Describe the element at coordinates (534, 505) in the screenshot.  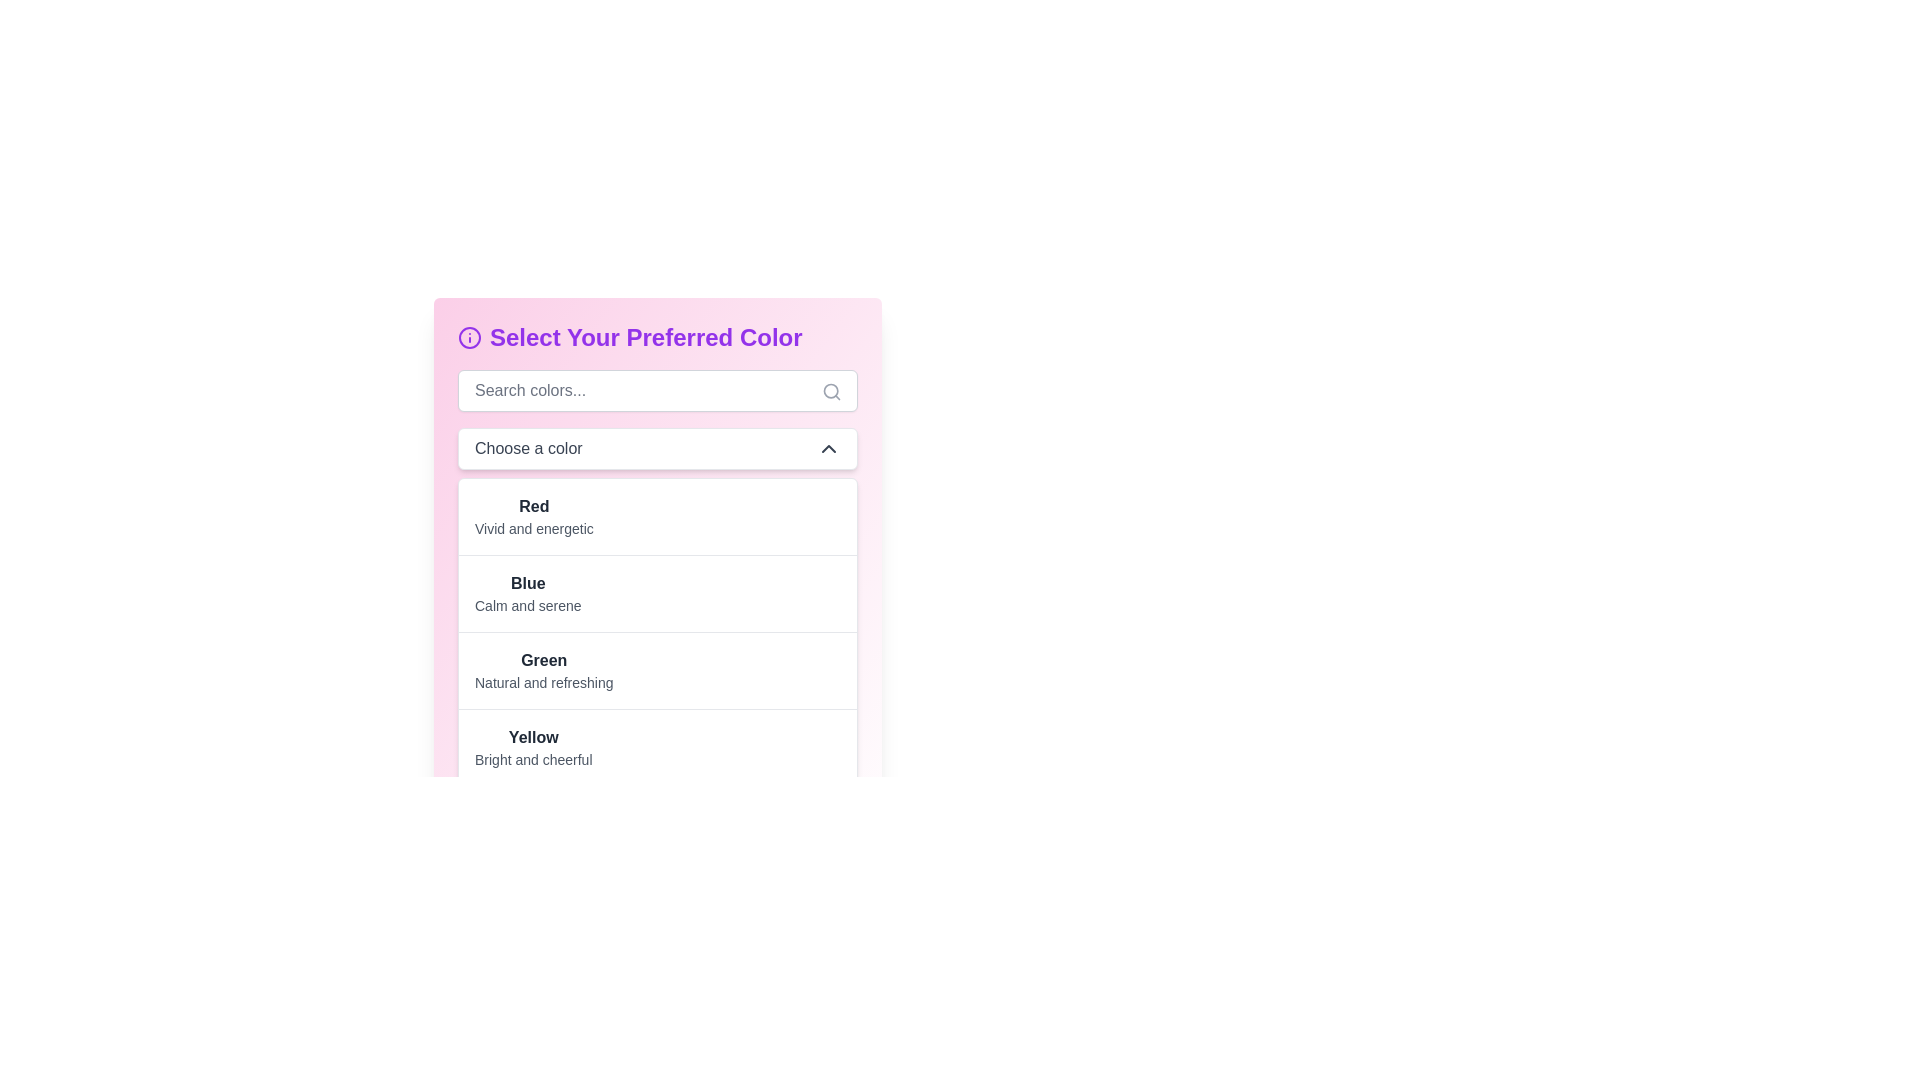
I see `the color option label that indicates a selection in the color preference menu, located above the description 'Vivid and energetic'` at that location.